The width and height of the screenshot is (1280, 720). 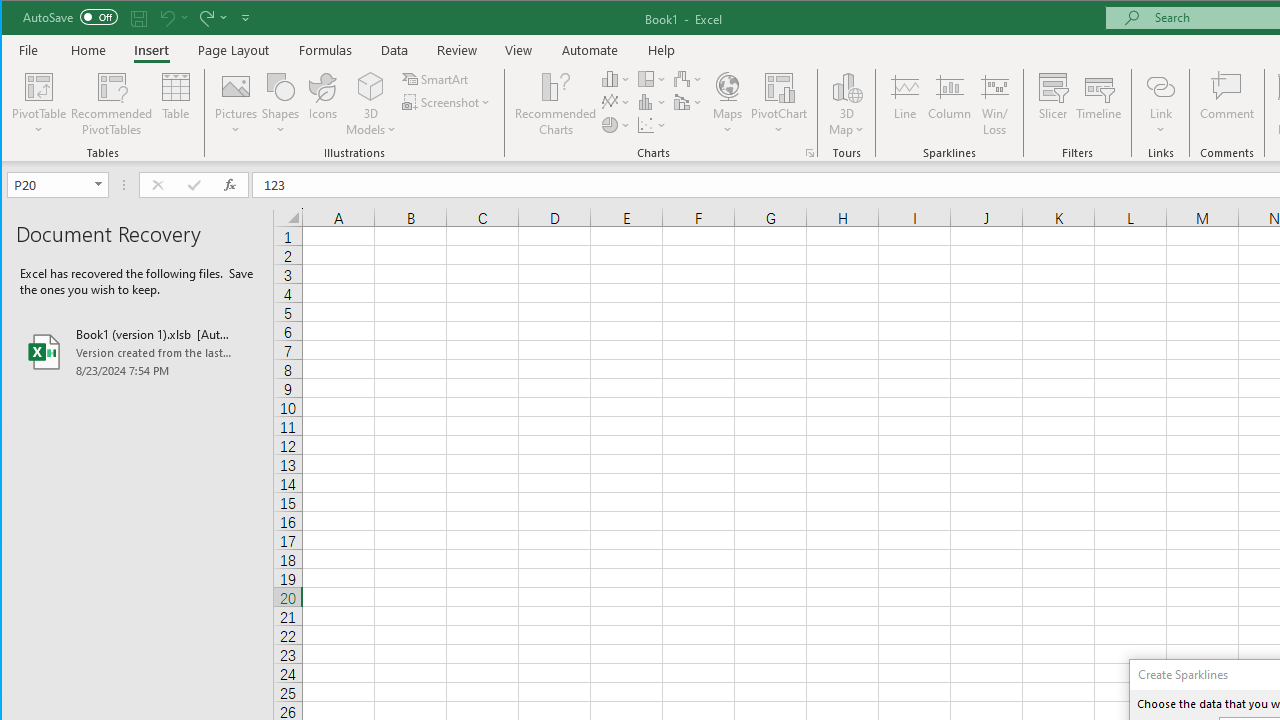 What do you see at coordinates (1226, 104) in the screenshot?
I see `'Comment'` at bounding box center [1226, 104].